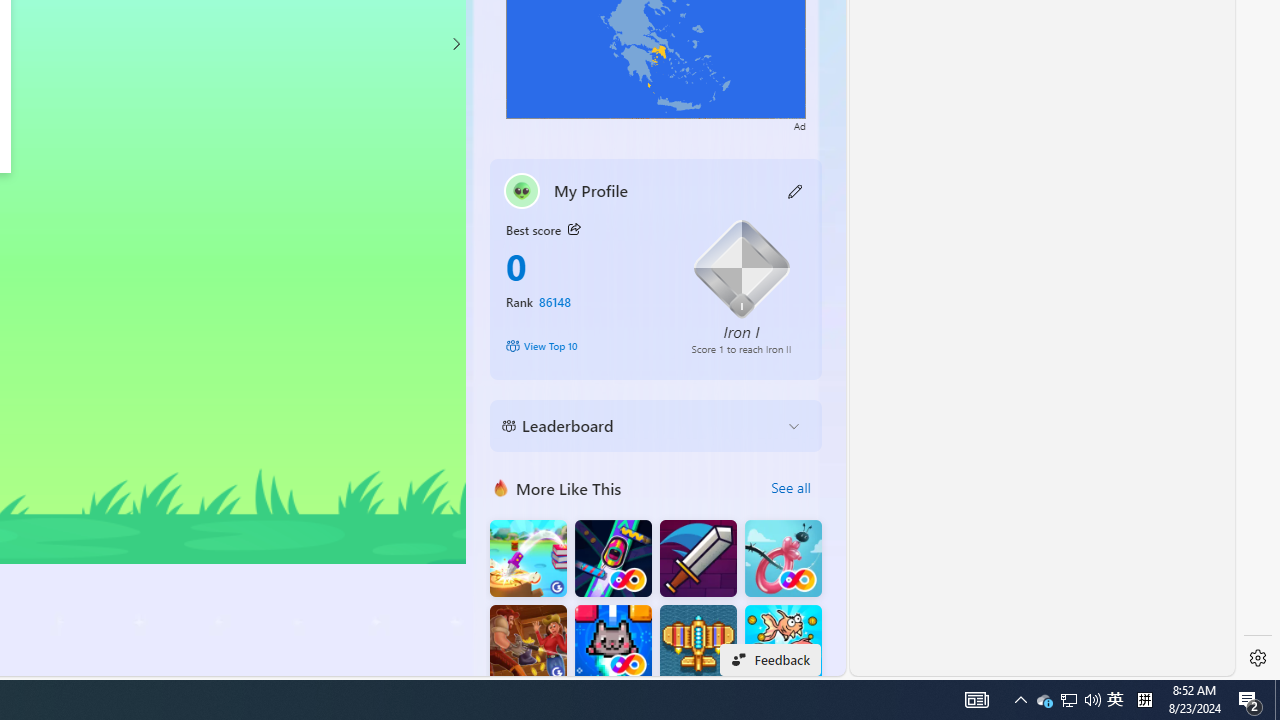 Image resolution: width=1280 pixels, height=720 pixels. What do you see at coordinates (698, 558) in the screenshot?
I see `'Dungeon Master Knight'` at bounding box center [698, 558].